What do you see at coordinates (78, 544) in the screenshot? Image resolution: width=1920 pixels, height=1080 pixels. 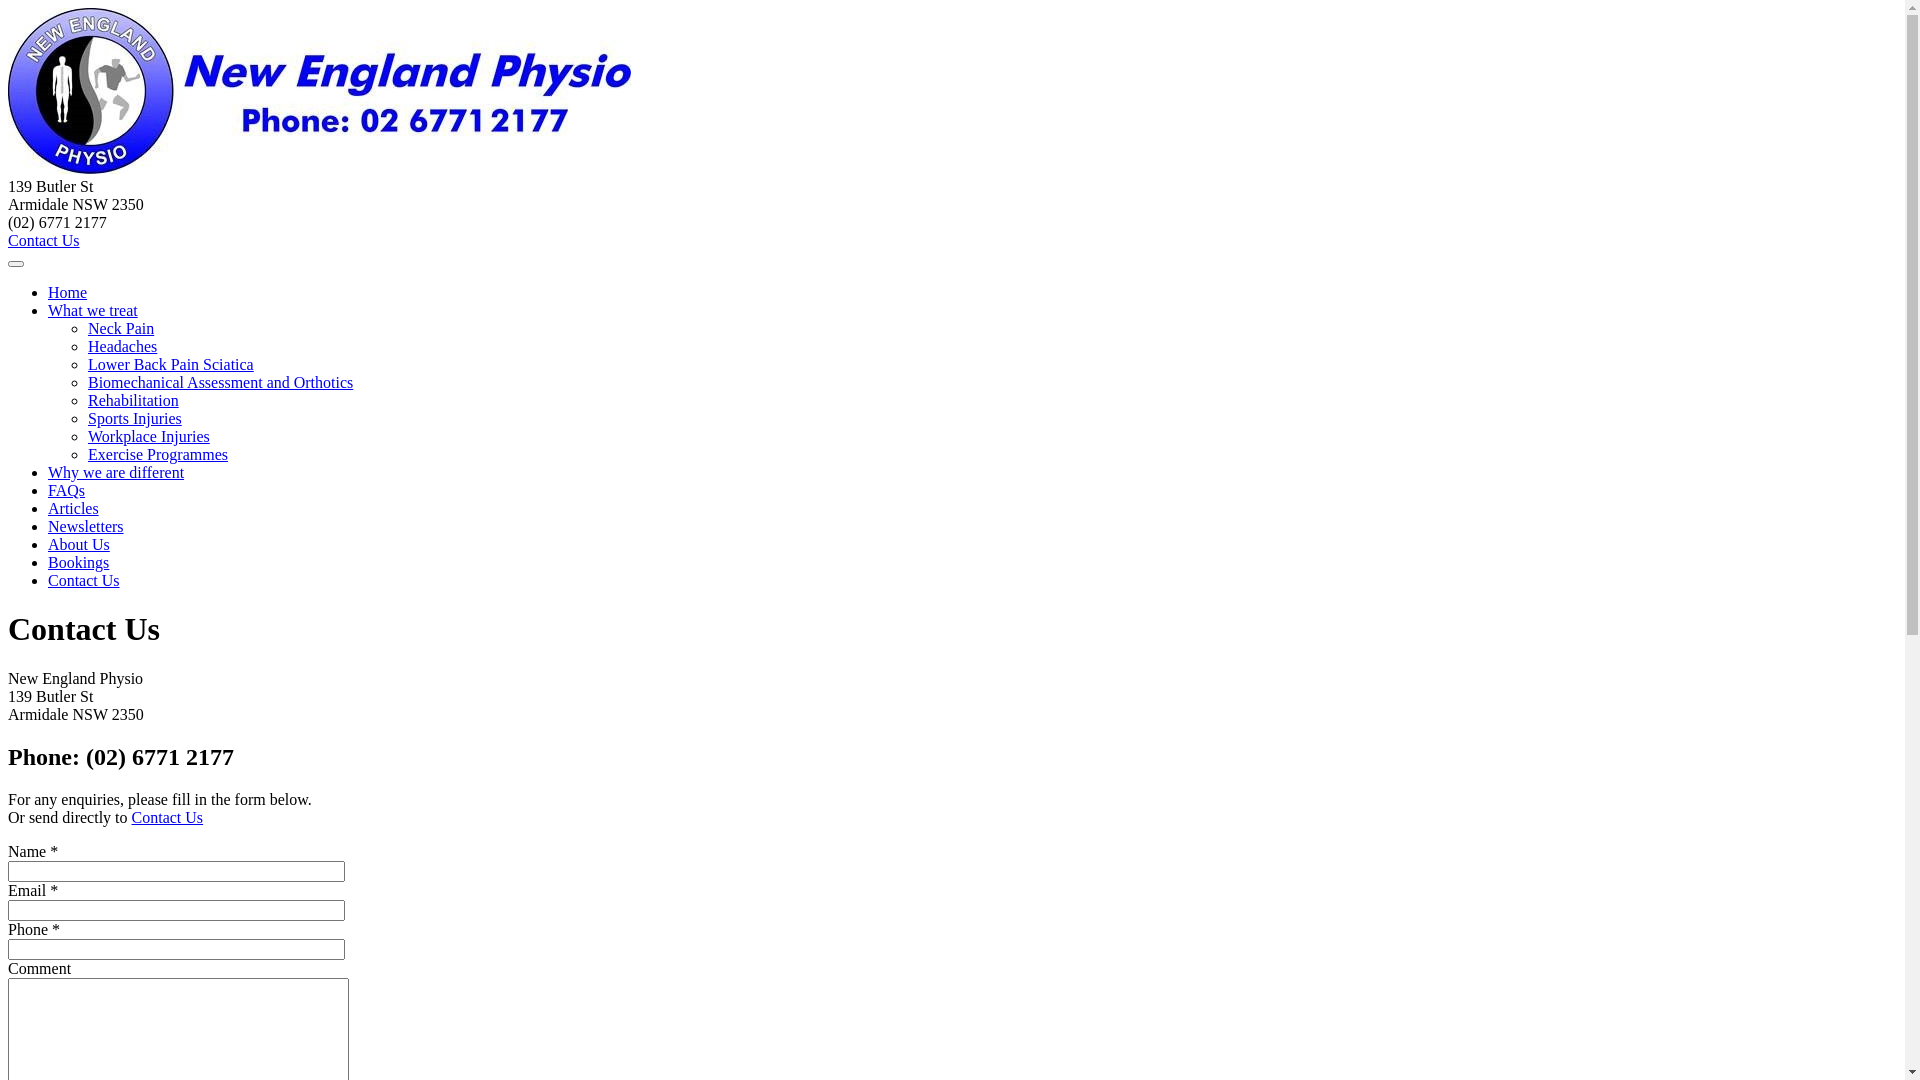 I see `'About Us'` at bounding box center [78, 544].